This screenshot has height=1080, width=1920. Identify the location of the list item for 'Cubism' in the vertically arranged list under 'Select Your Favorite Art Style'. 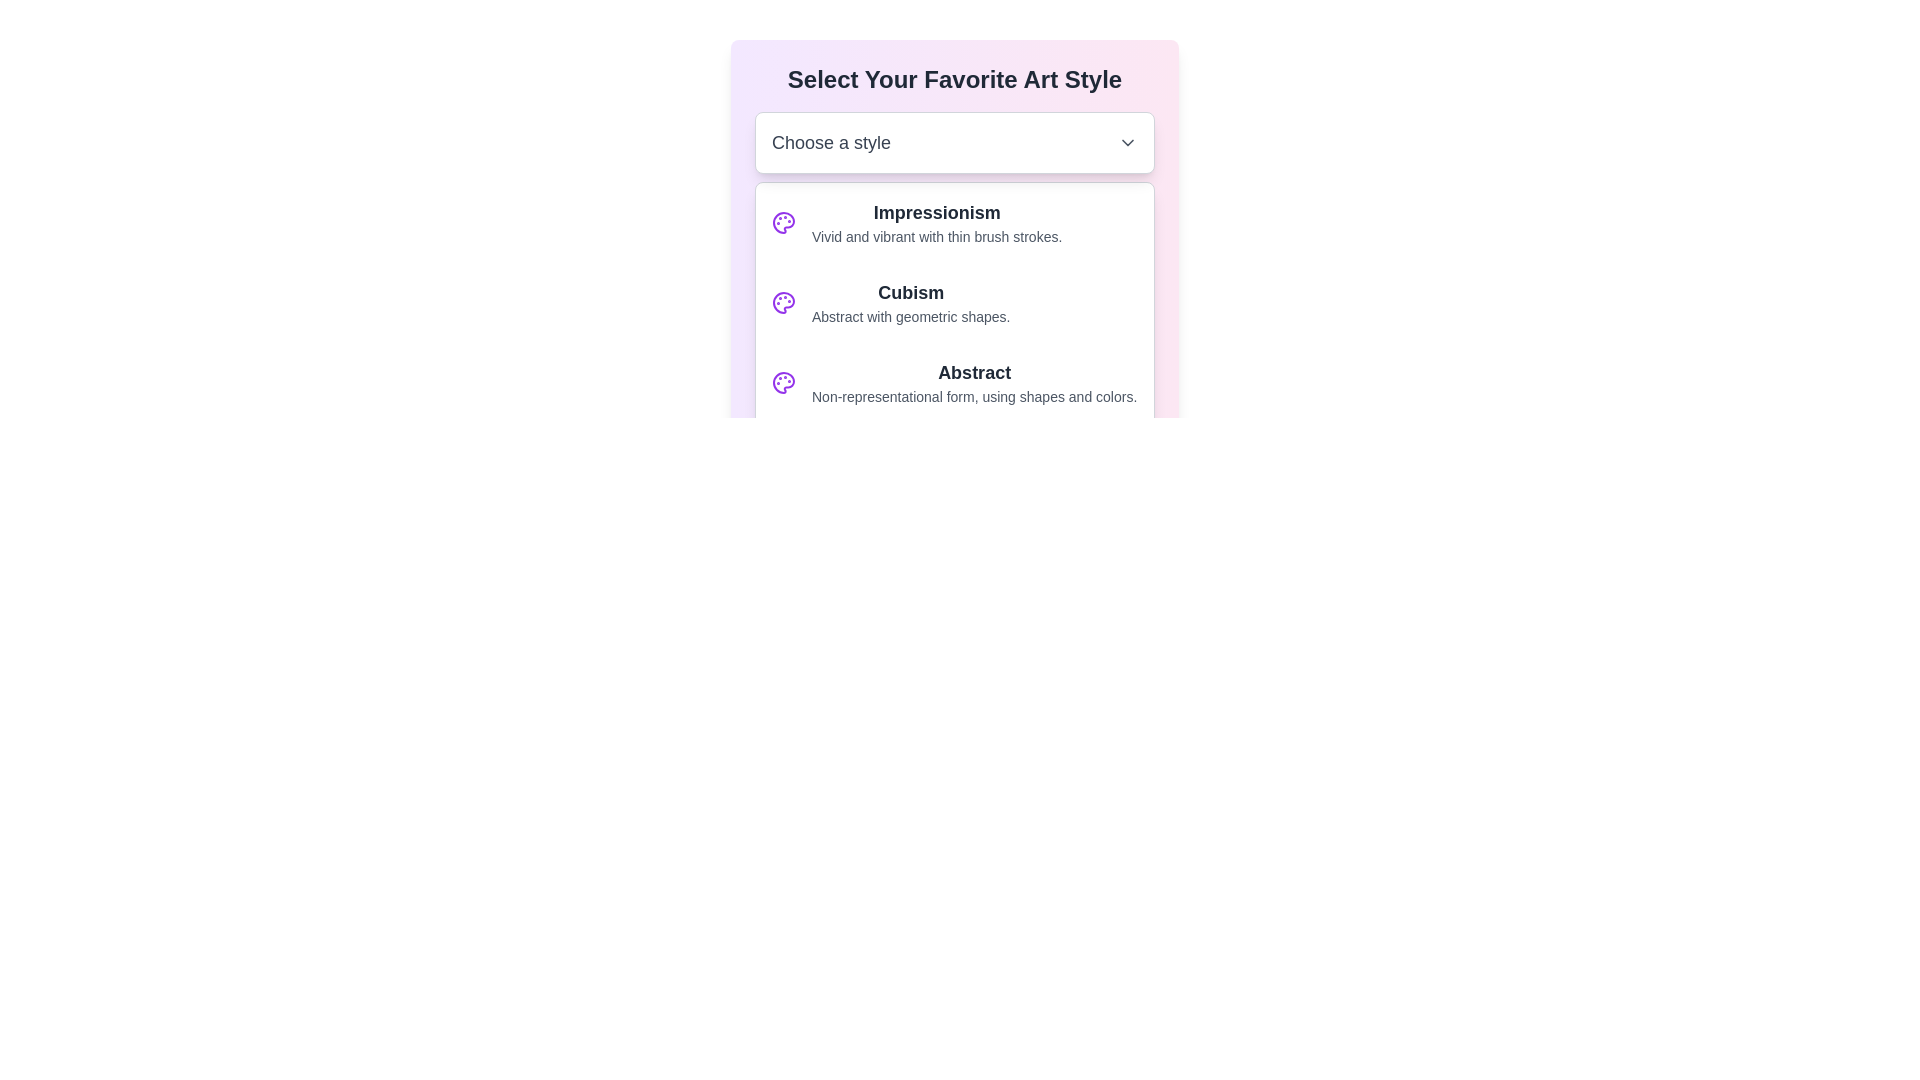
(954, 303).